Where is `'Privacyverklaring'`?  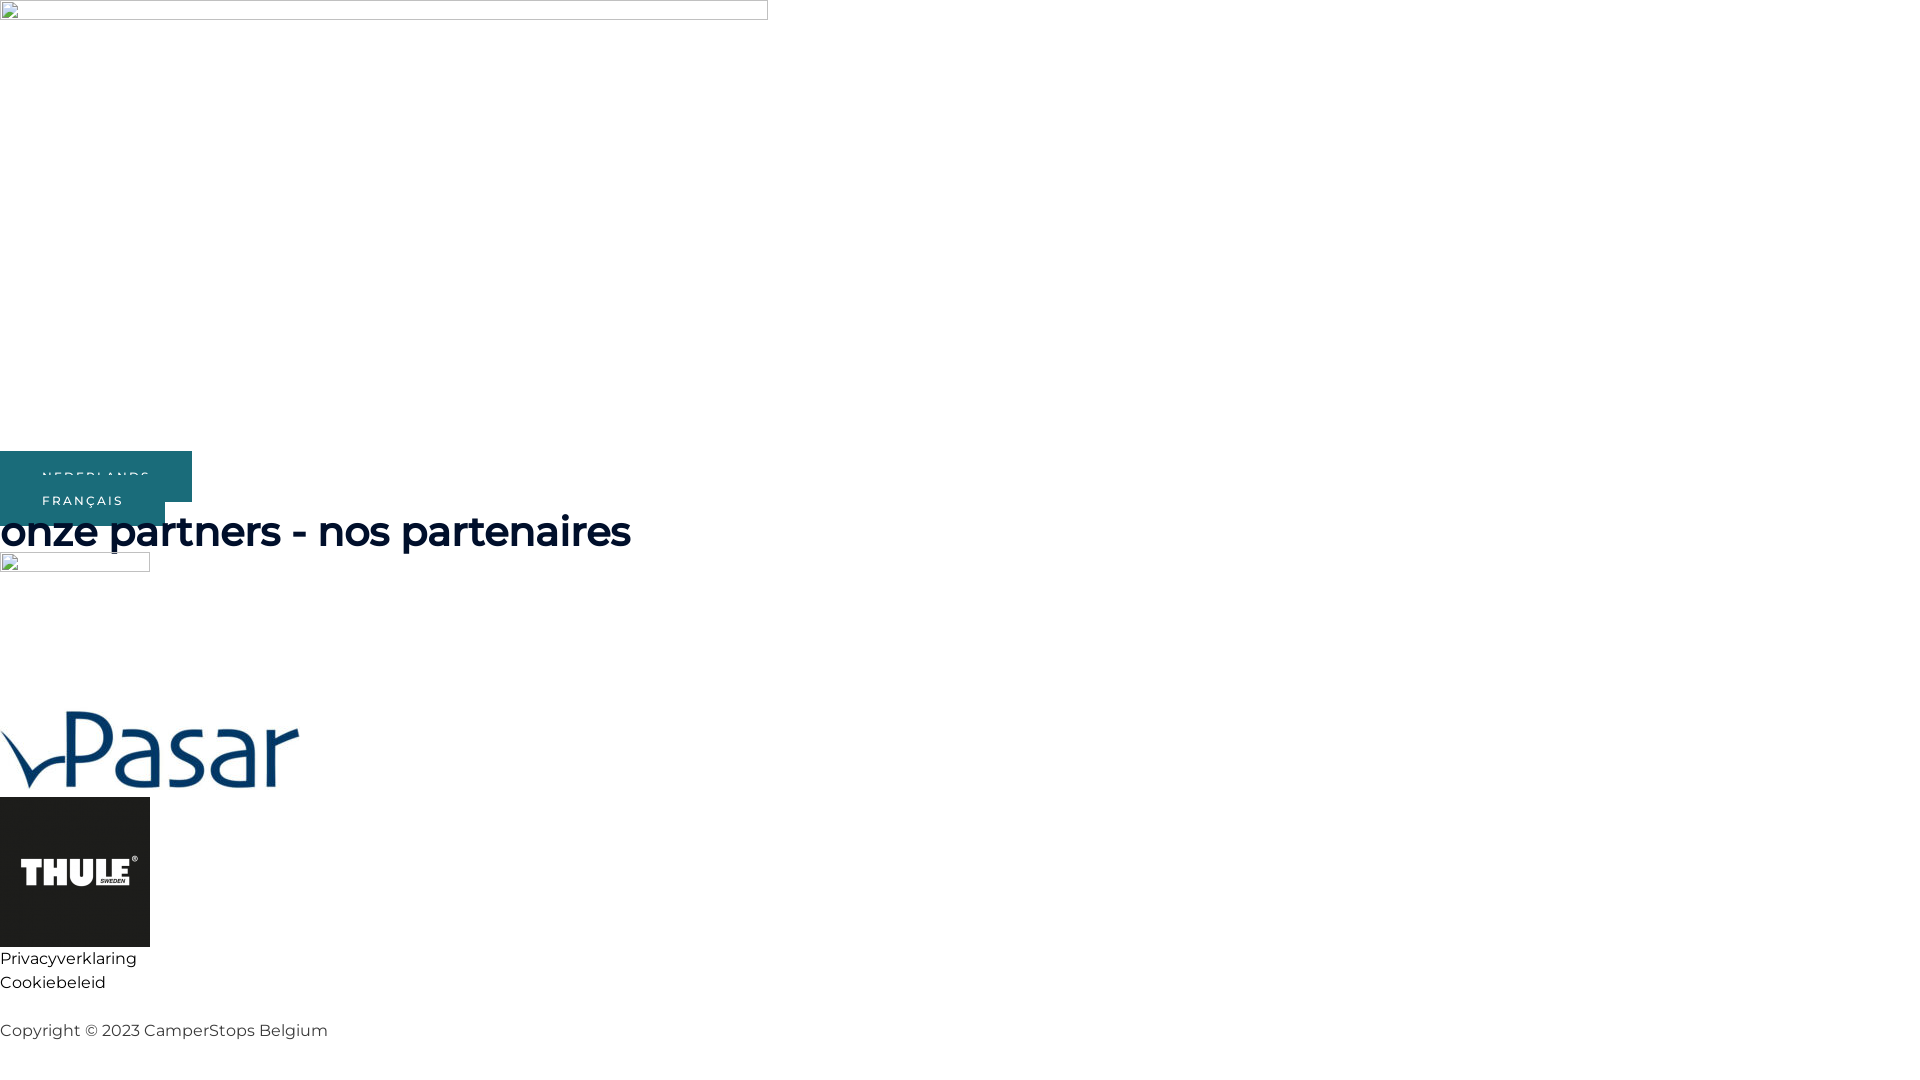 'Privacyverklaring' is located at coordinates (68, 957).